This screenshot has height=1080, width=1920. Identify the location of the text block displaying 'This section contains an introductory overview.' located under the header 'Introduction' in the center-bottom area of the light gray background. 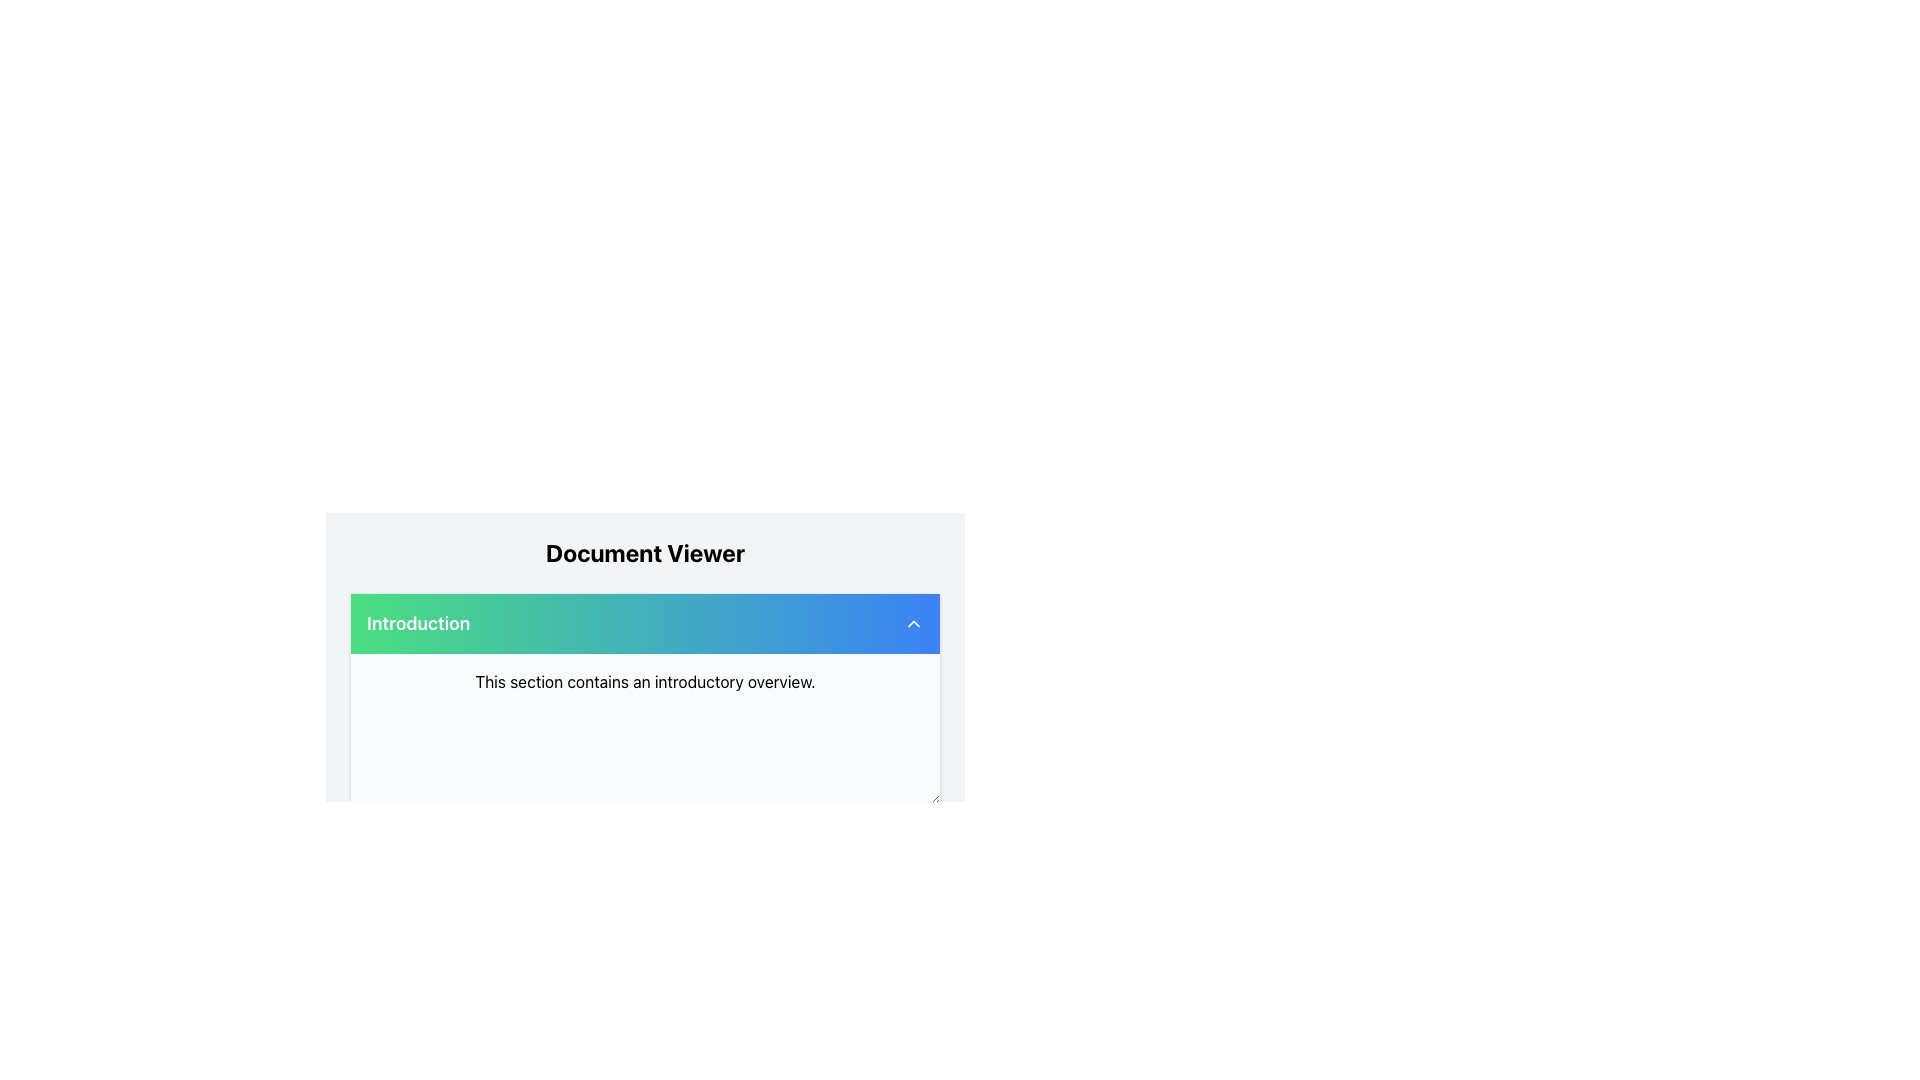
(645, 681).